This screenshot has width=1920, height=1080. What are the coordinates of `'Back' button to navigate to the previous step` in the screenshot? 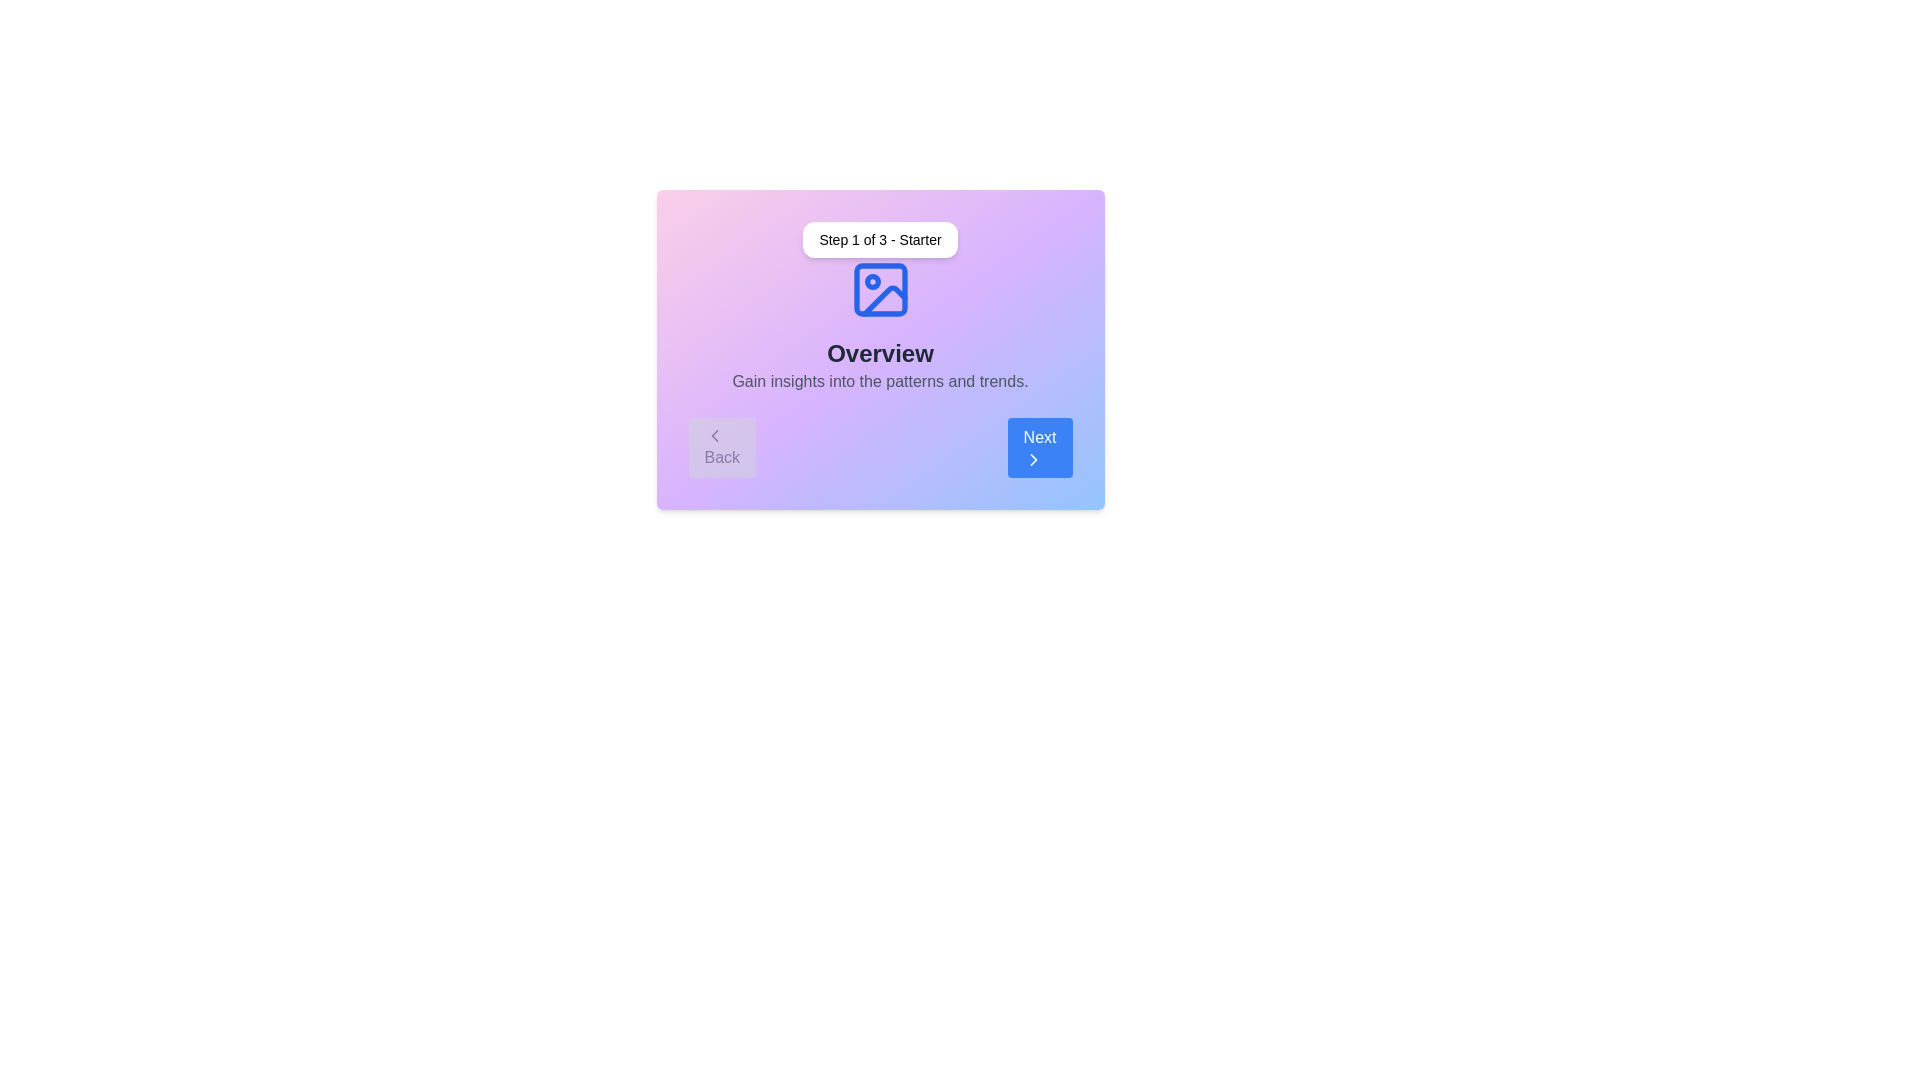 It's located at (721, 446).